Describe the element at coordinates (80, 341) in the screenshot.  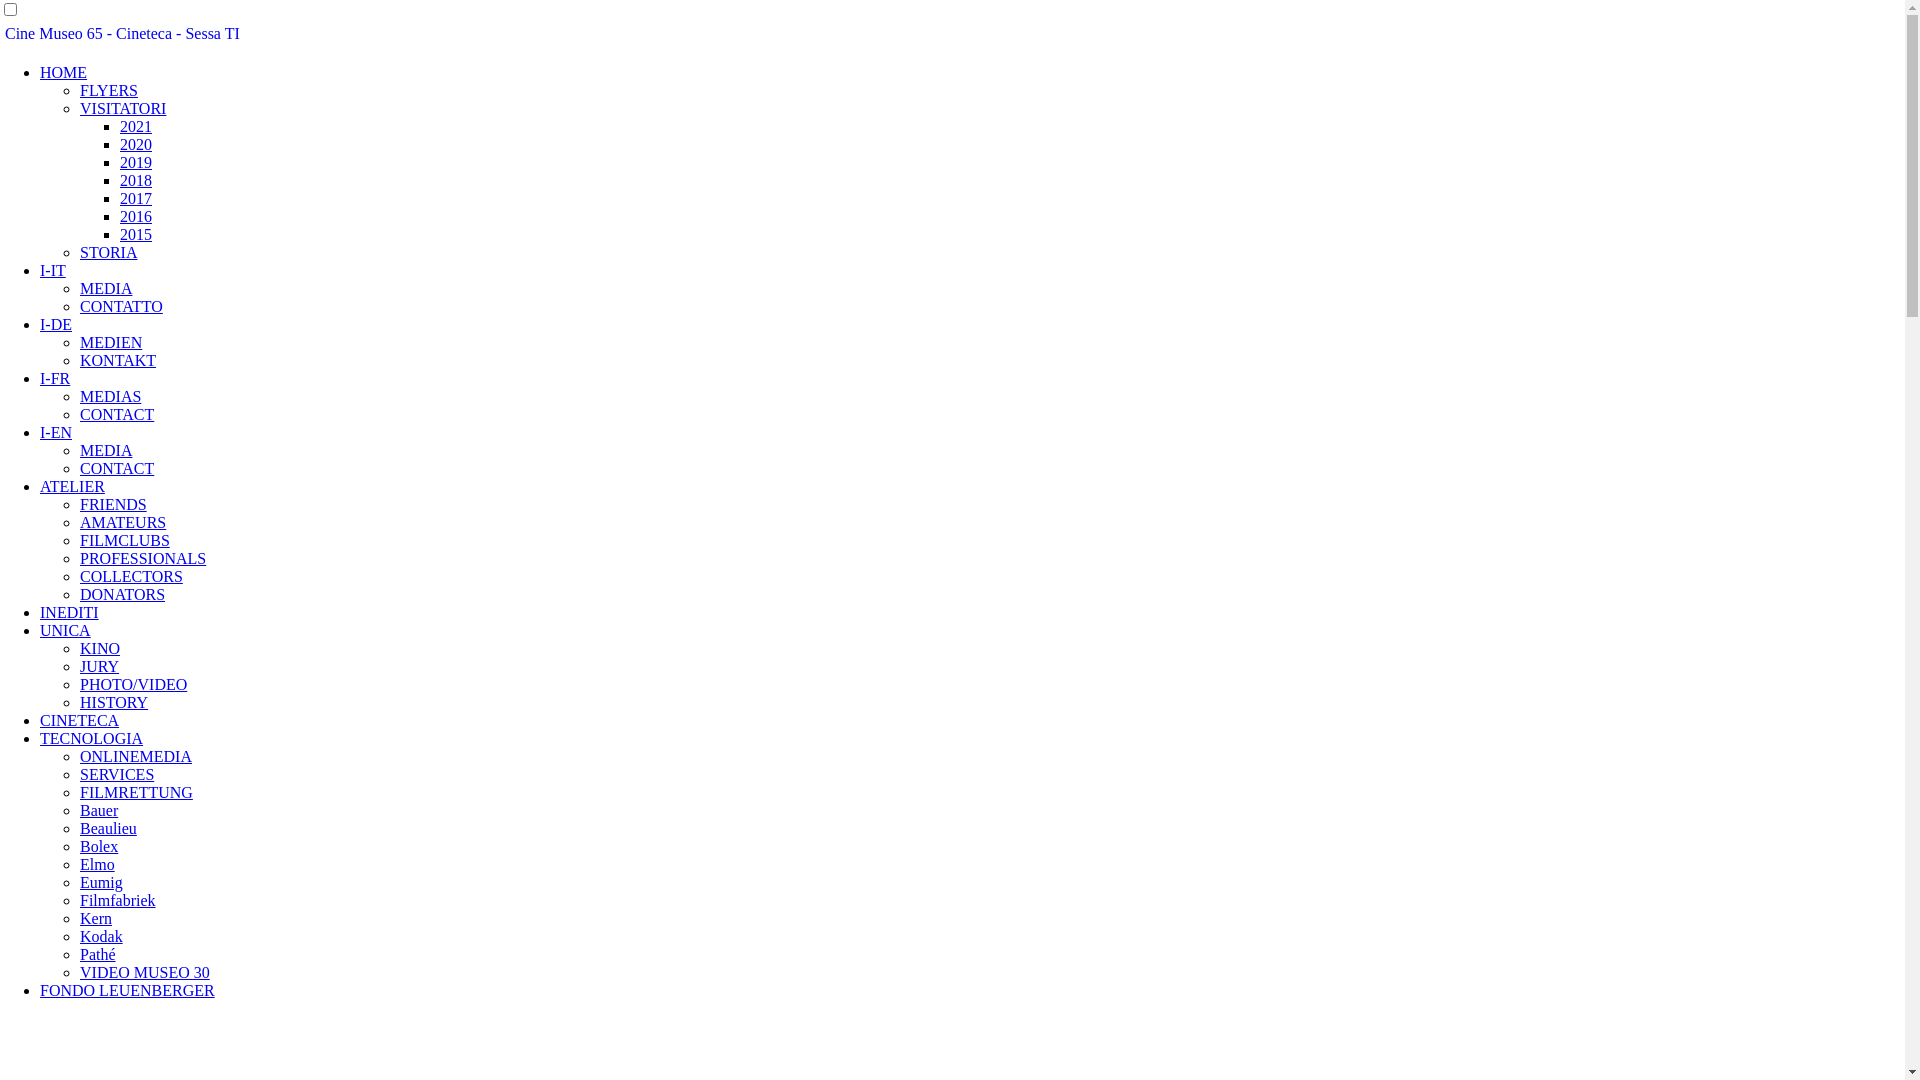
I see `'MEDIEN'` at that location.